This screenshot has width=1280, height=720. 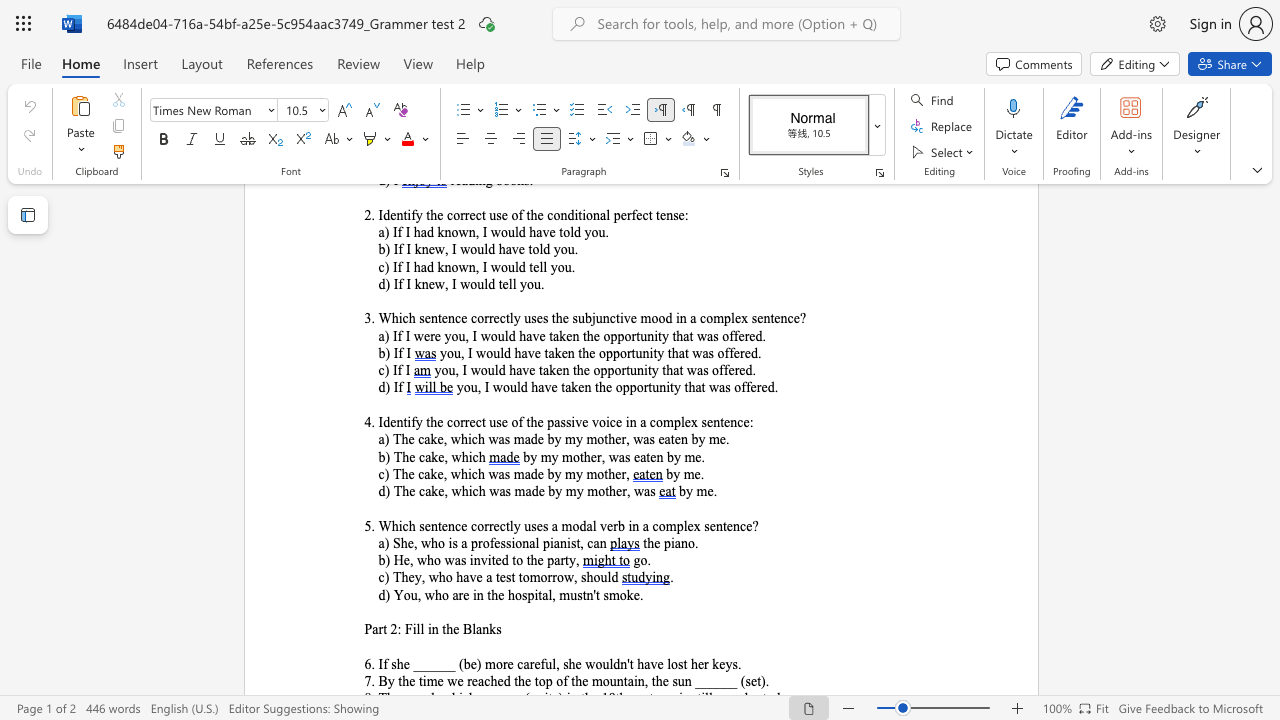 What do you see at coordinates (437, 457) in the screenshot?
I see `the space between the continuous character "k" and "e" in the text` at bounding box center [437, 457].